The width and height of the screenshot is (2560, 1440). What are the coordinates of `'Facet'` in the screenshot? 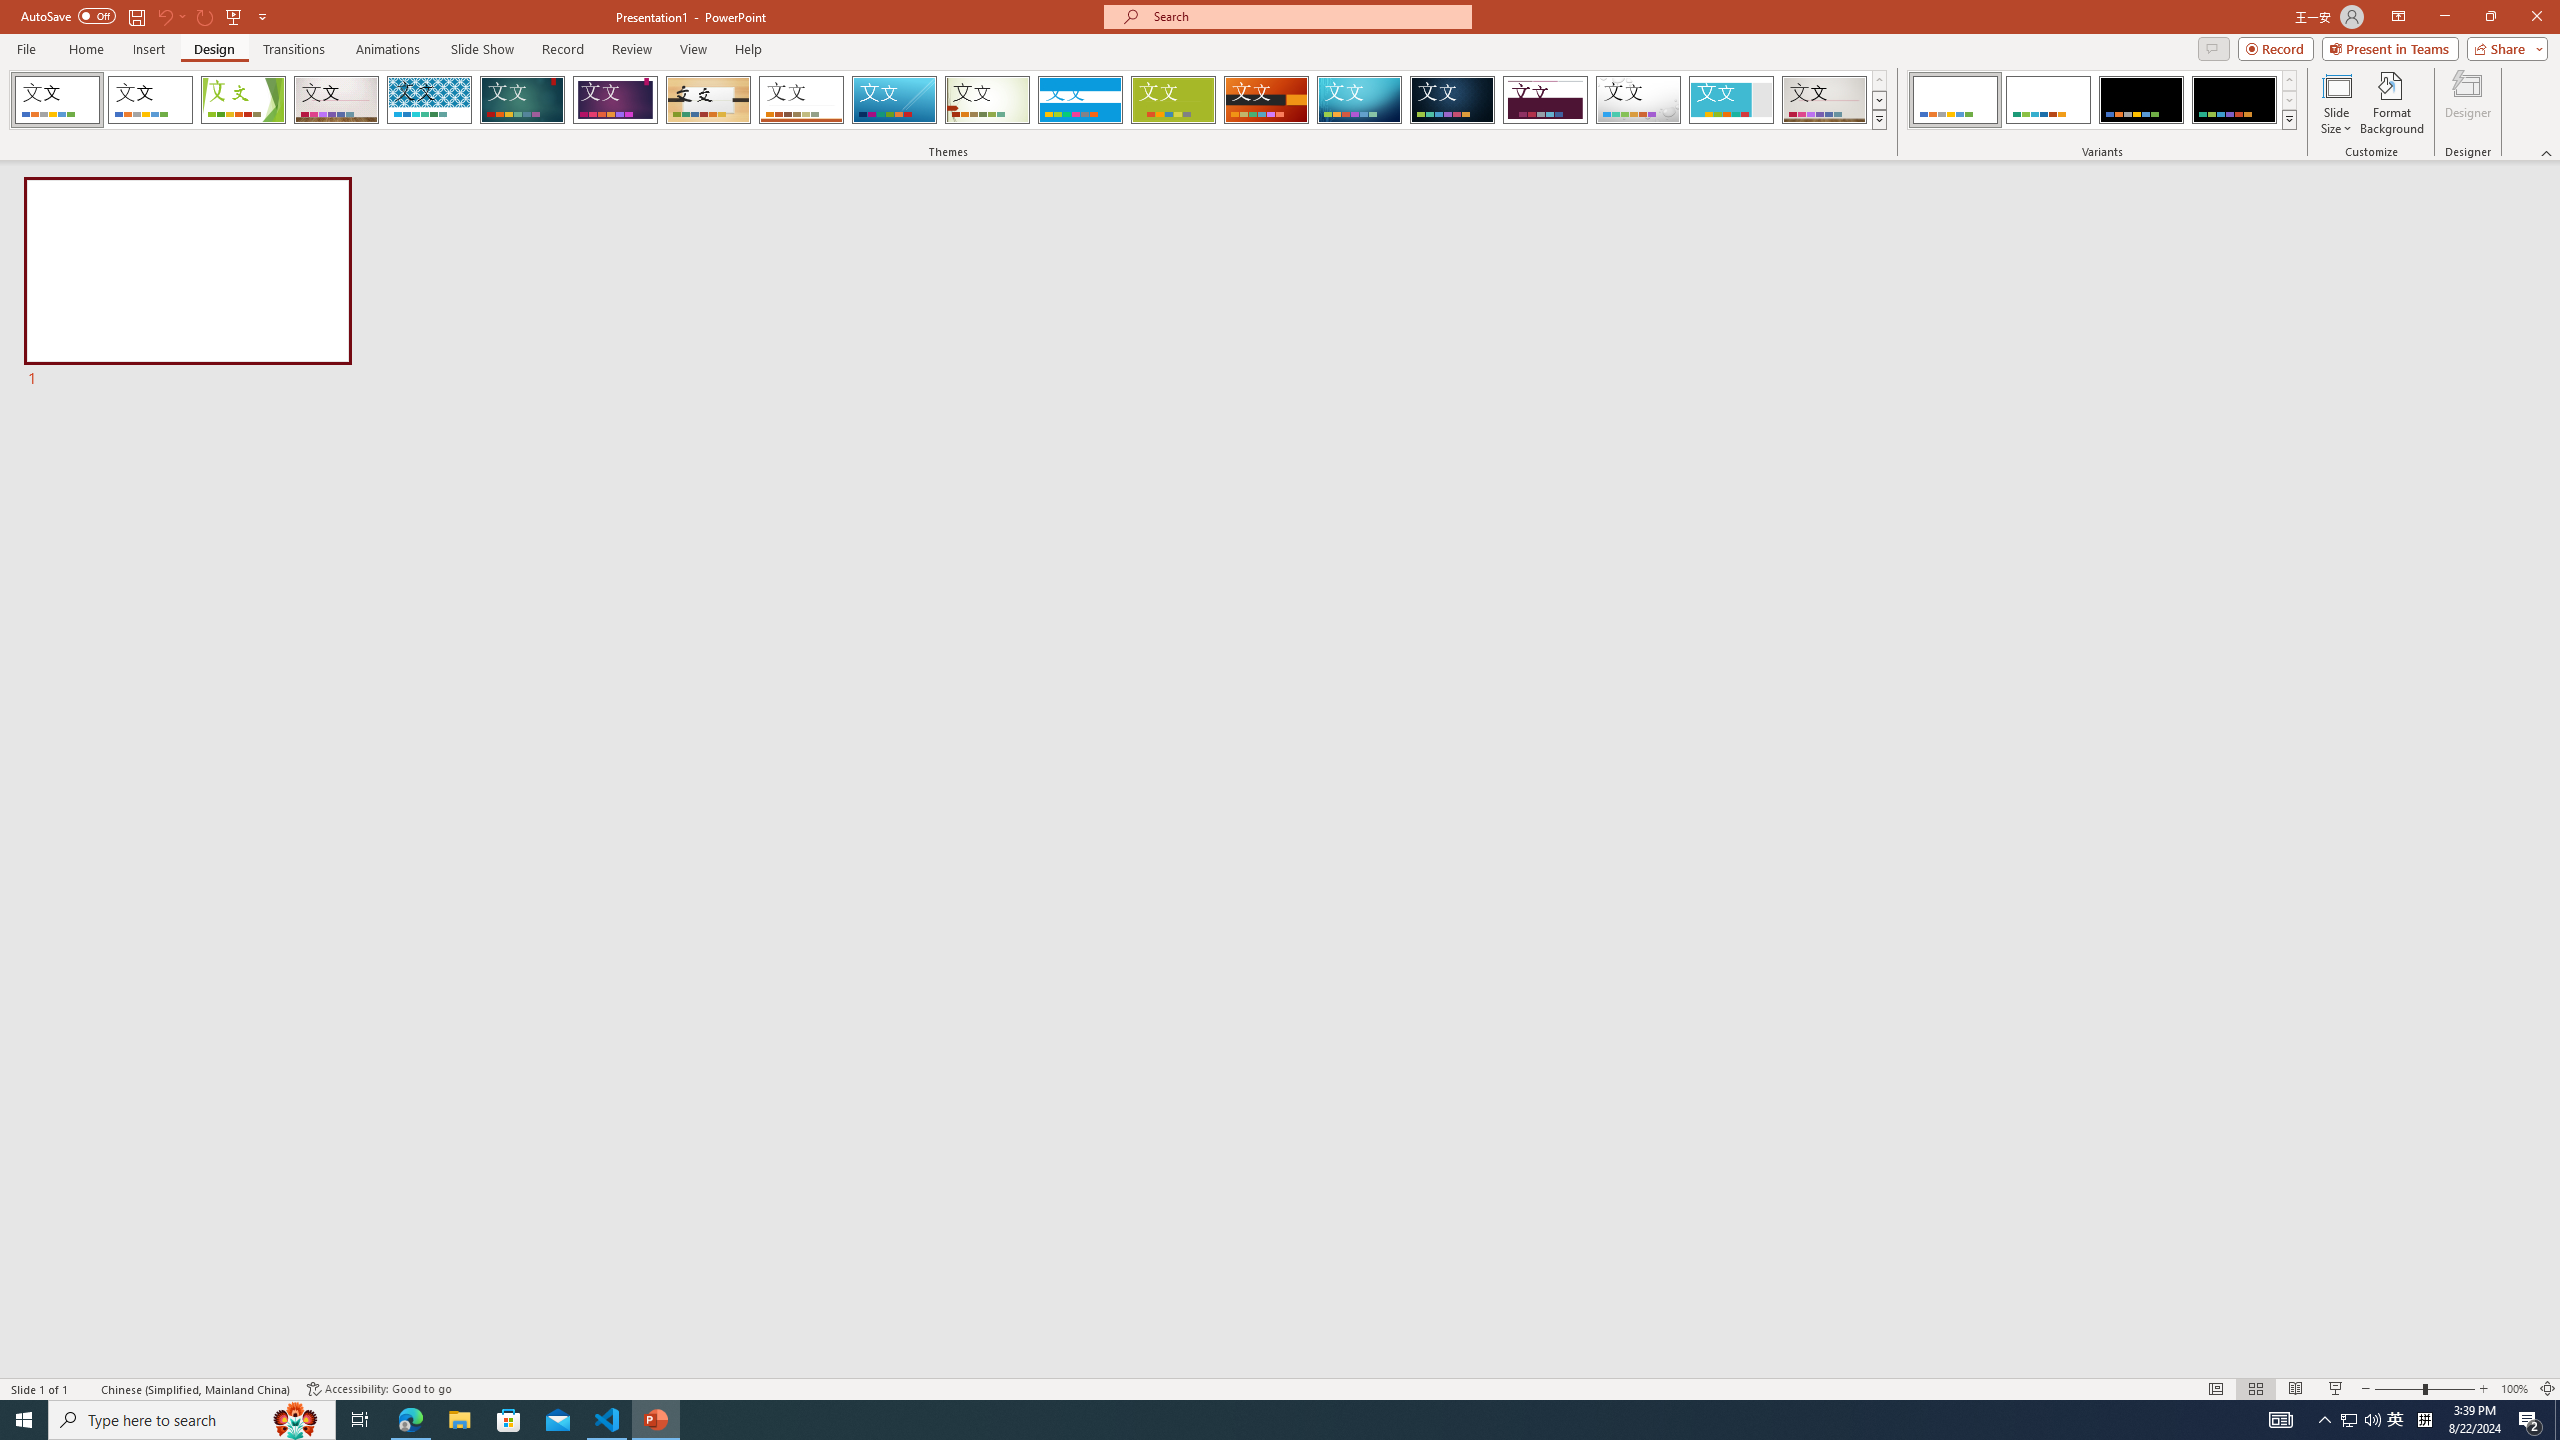 It's located at (242, 99).